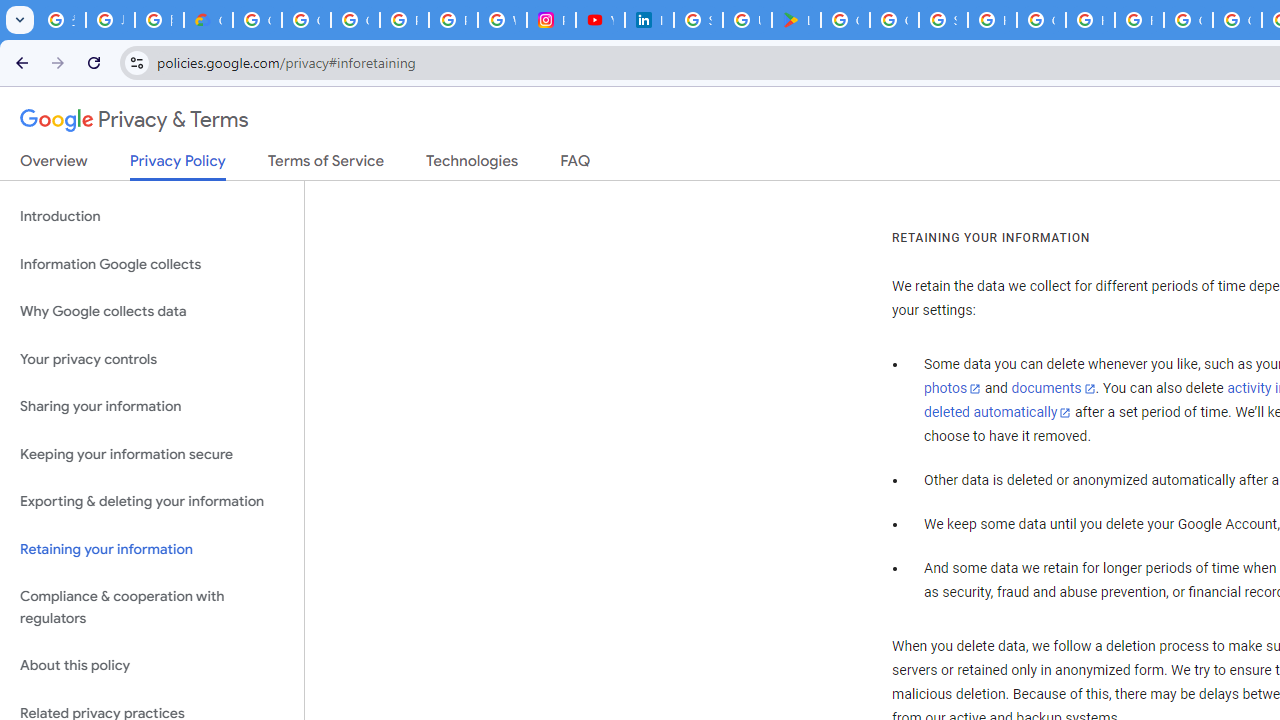 The height and width of the screenshot is (720, 1280). Describe the element at coordinates (151, 549) in the screenshot. I see `'Retaining your information'` at that location.